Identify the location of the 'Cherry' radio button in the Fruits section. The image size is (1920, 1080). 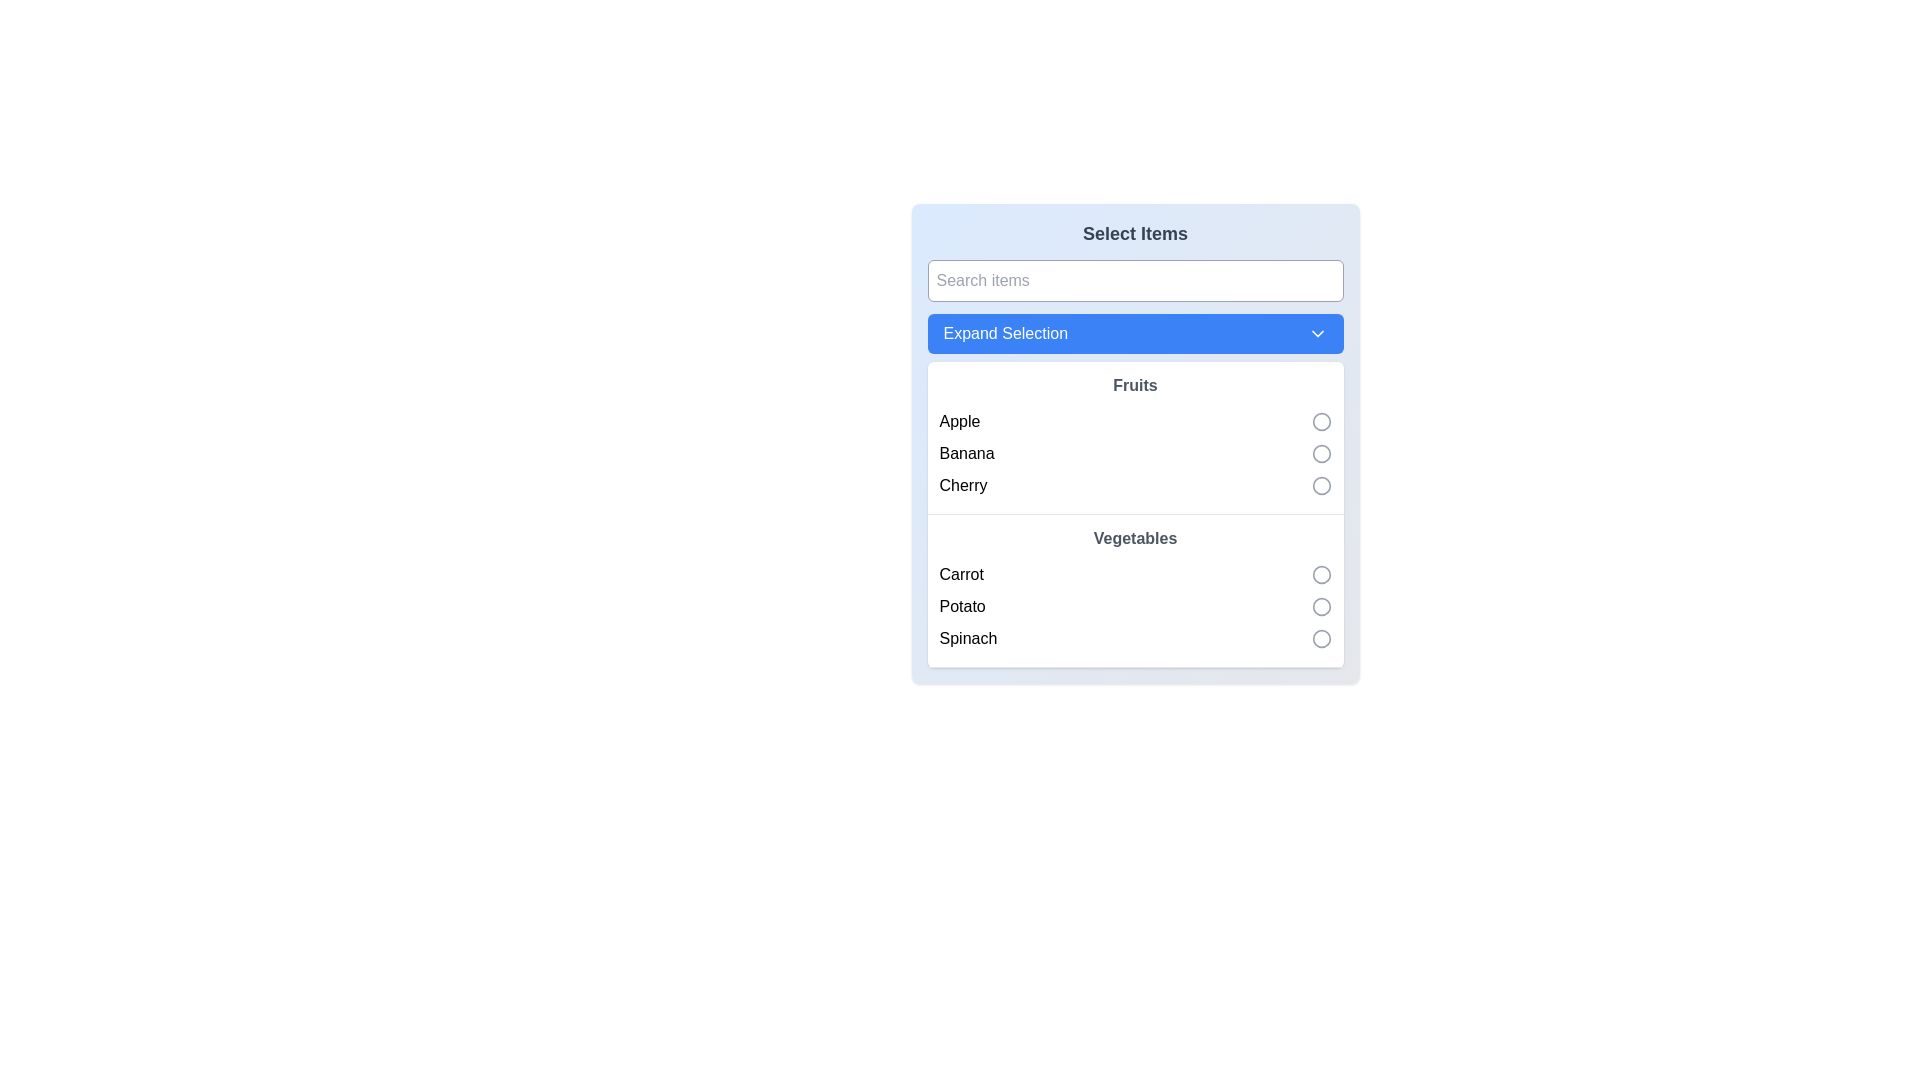
(1321, 486).